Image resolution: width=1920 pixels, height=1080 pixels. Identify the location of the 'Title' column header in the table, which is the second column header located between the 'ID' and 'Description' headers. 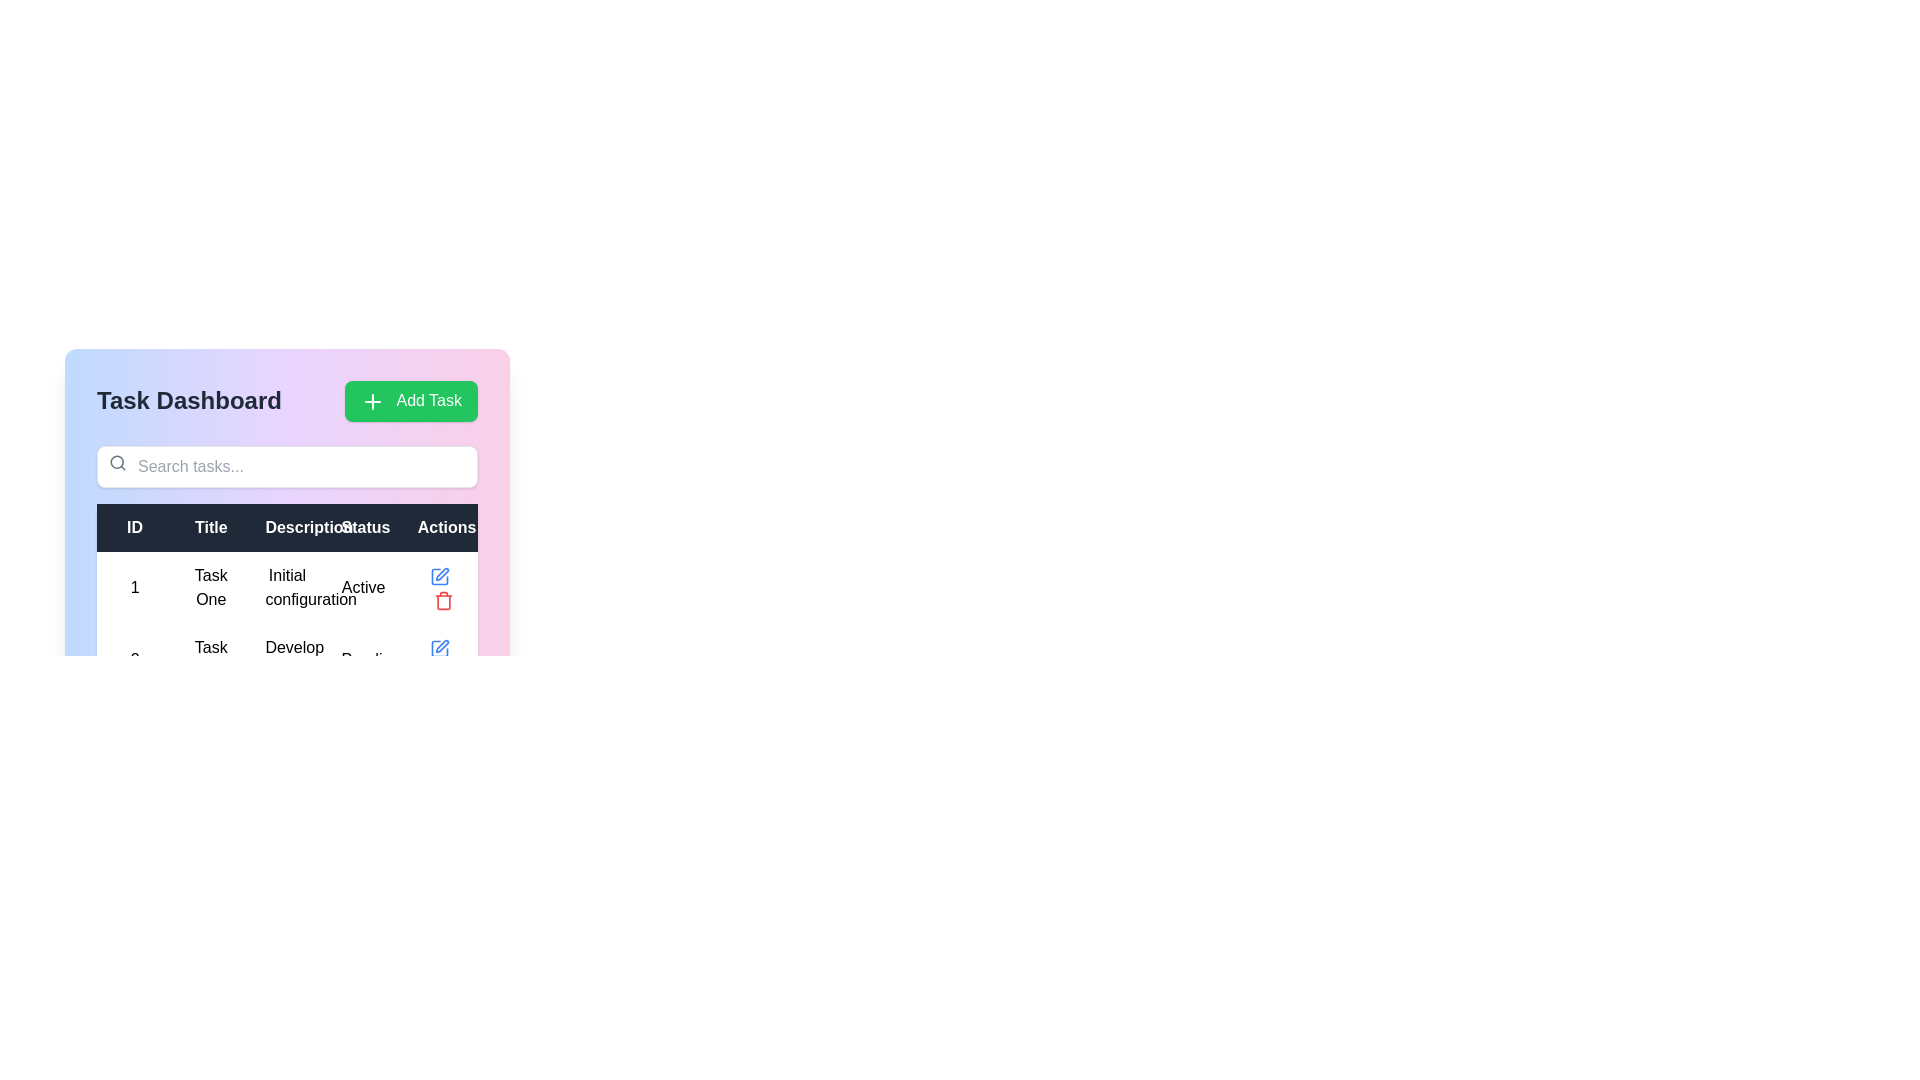
(211, 526).